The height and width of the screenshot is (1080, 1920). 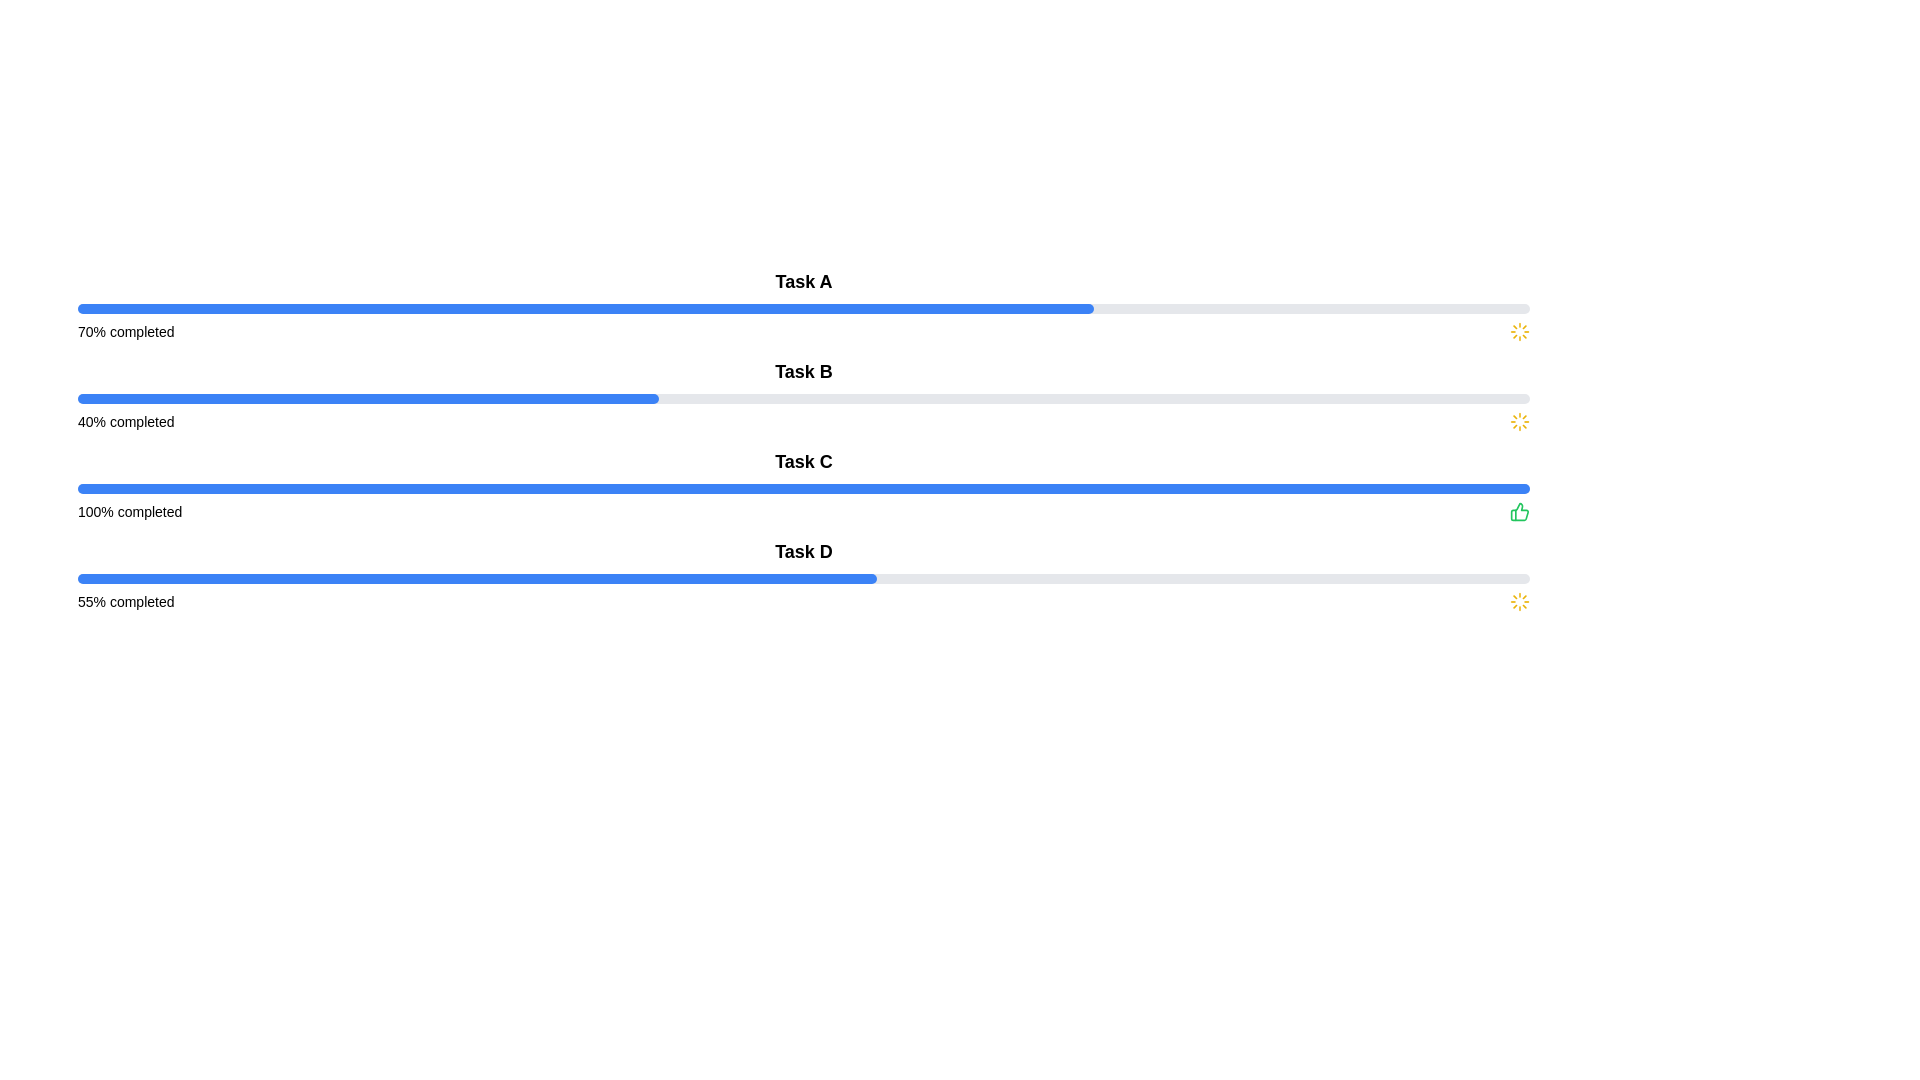 I want to click on the Progress Bar indicating 100% completion for 'Task C' located between the title and the completion text, so click(x=804, y=489).